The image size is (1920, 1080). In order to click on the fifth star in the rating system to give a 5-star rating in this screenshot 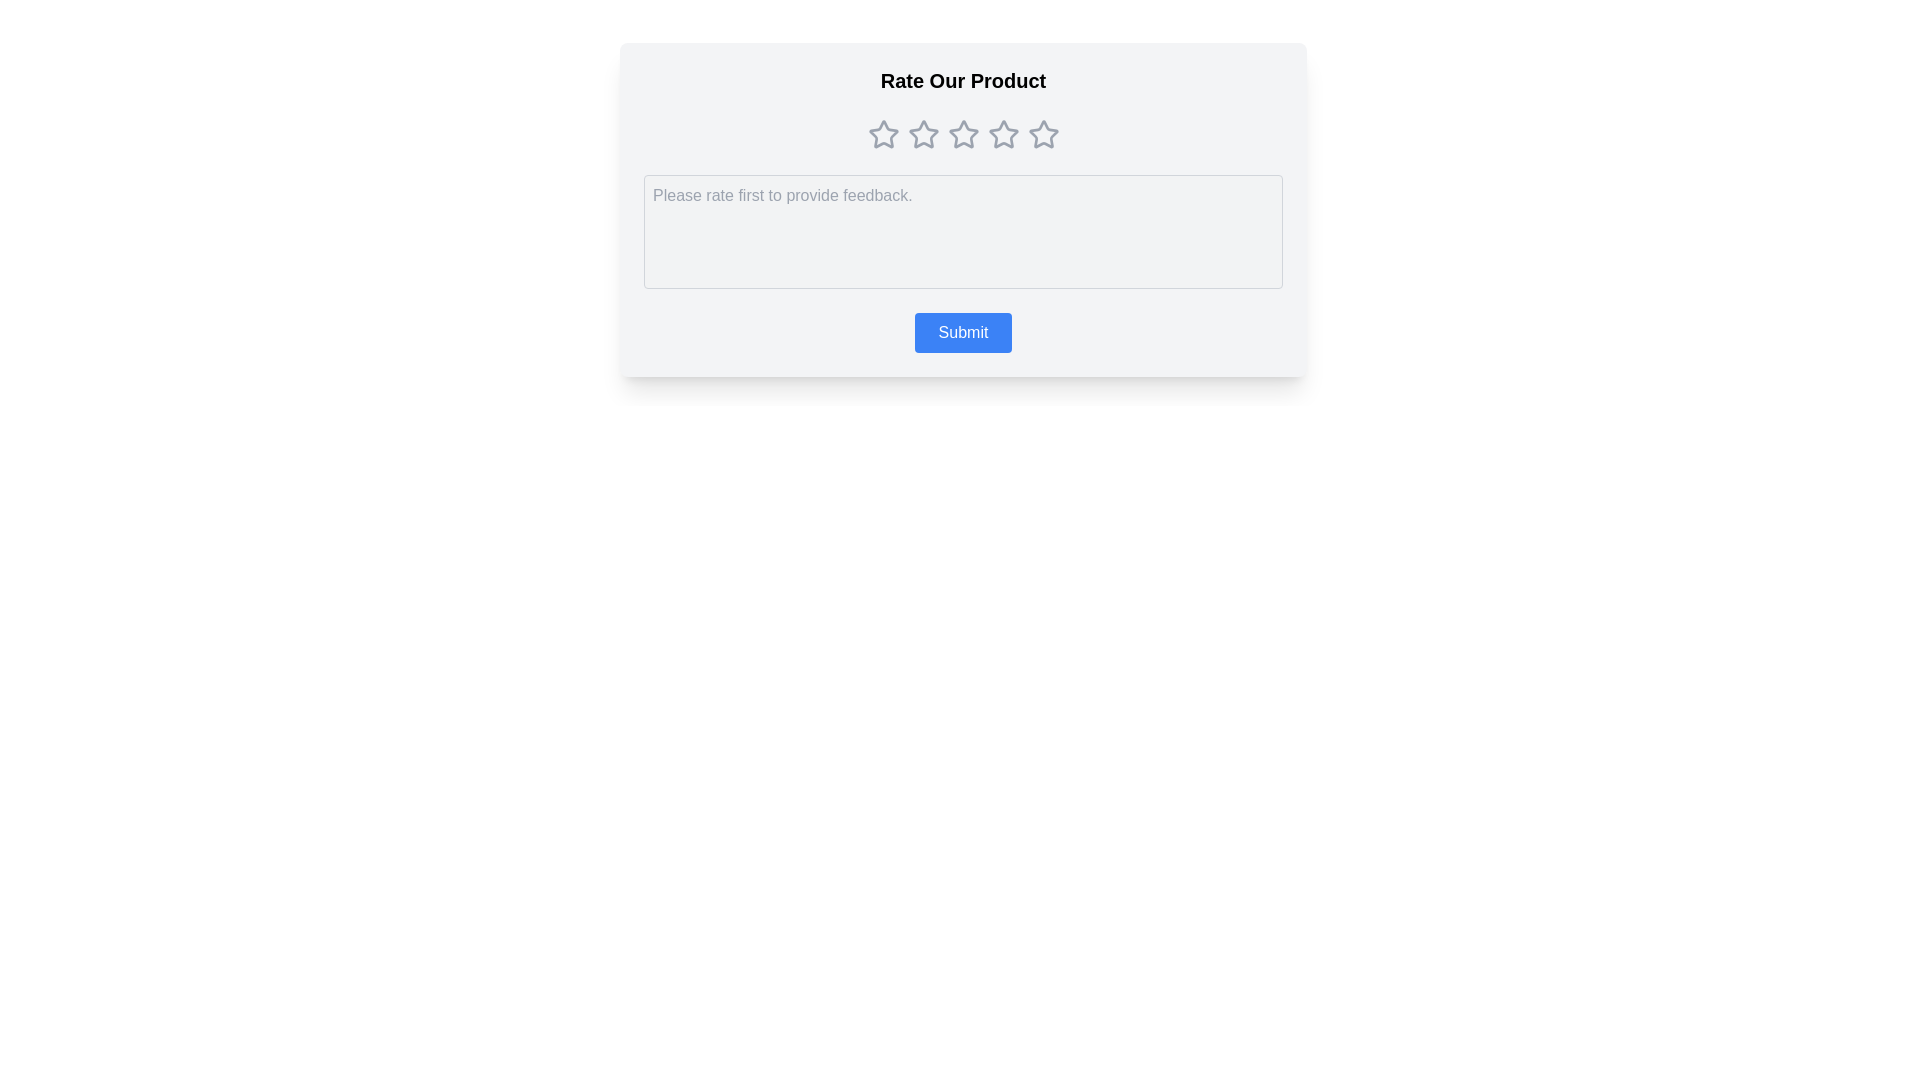, I will do `click(1042, 135)`.